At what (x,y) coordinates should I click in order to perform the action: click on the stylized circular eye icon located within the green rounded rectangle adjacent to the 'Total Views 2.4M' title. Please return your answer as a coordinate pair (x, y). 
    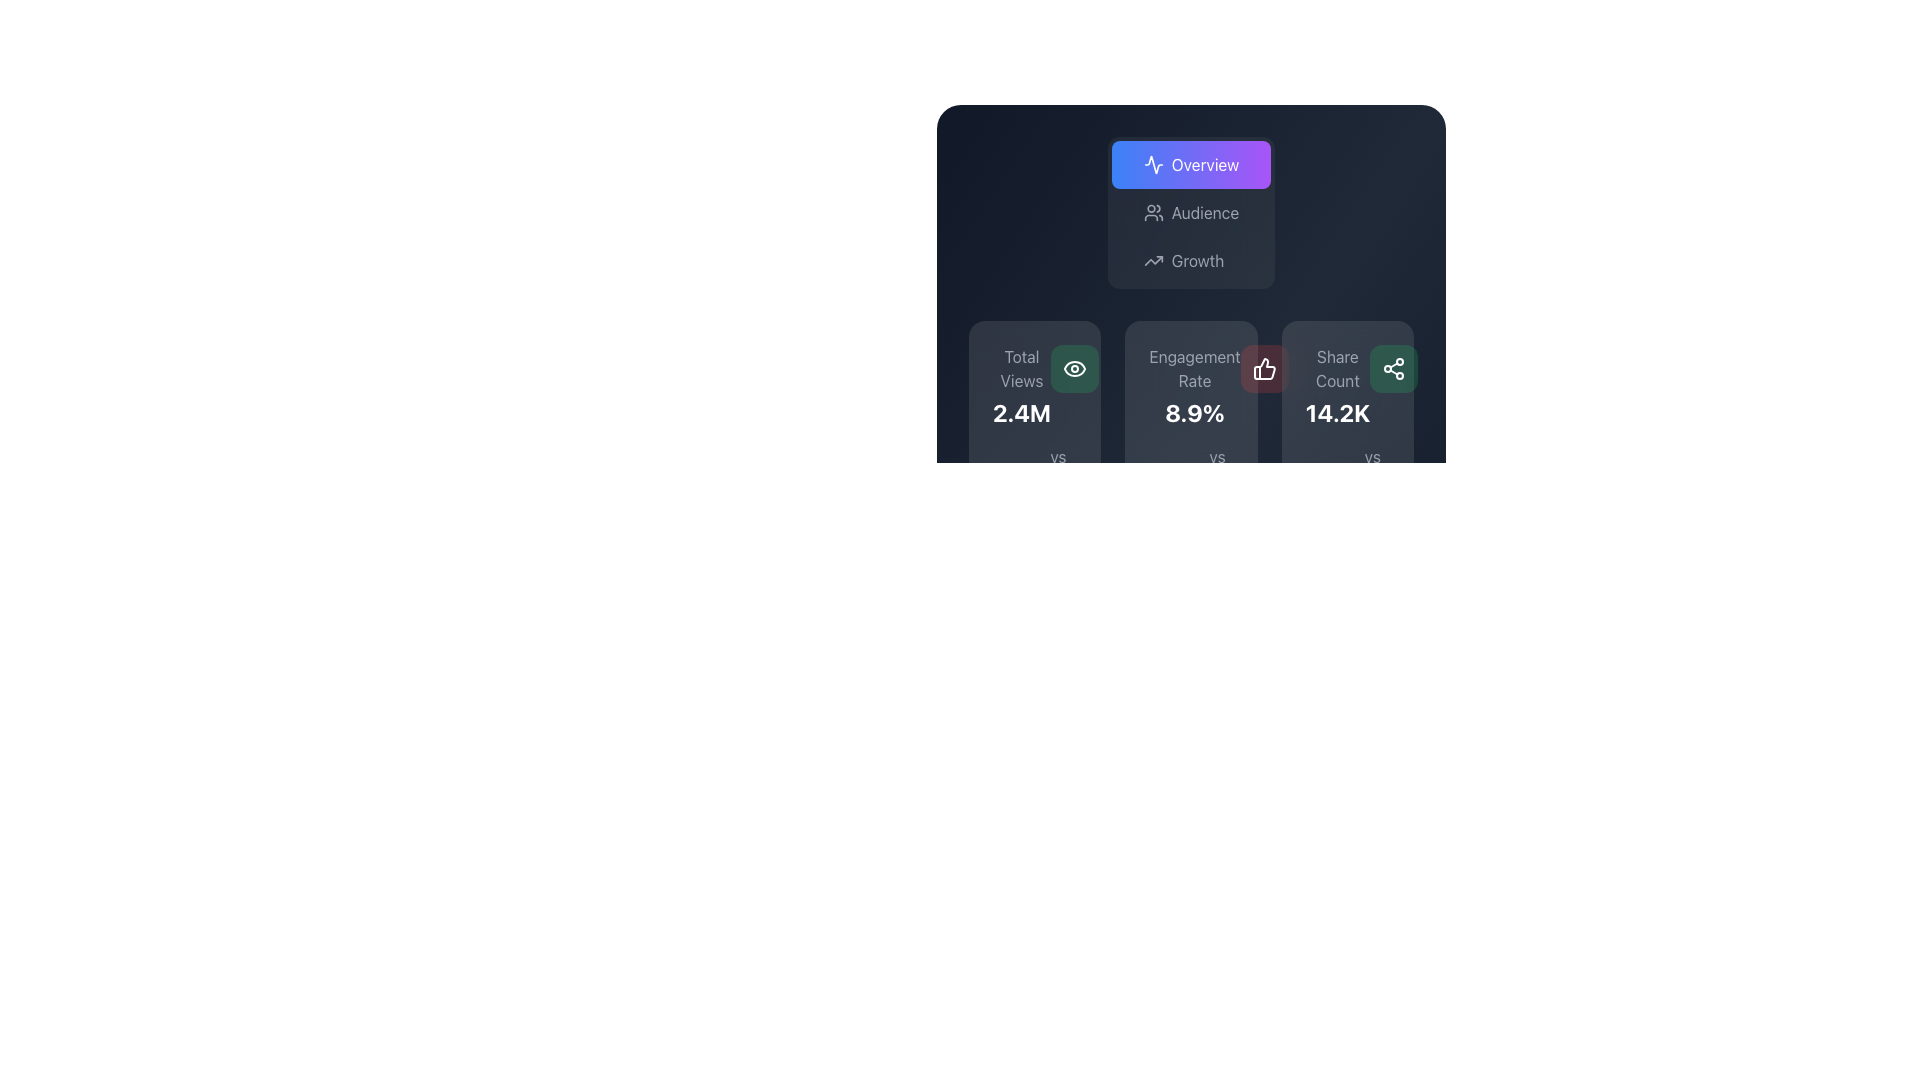
    Looking at the image, I should click on (1073, 369).